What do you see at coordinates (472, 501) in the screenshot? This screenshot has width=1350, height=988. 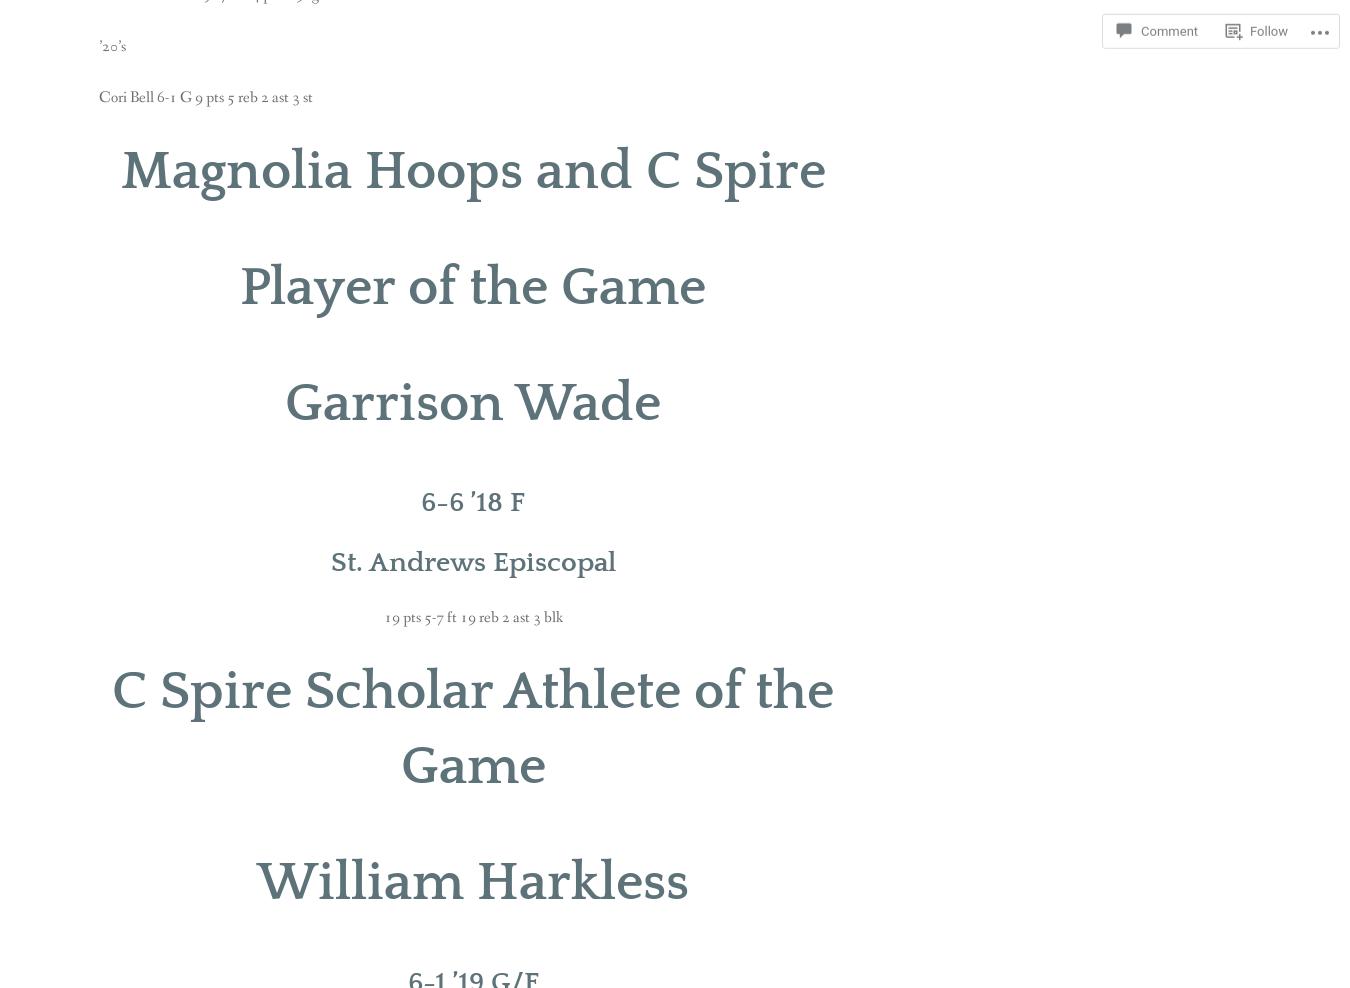 I see `'6-6 ’18 F'` at bounding box center [472, 501].